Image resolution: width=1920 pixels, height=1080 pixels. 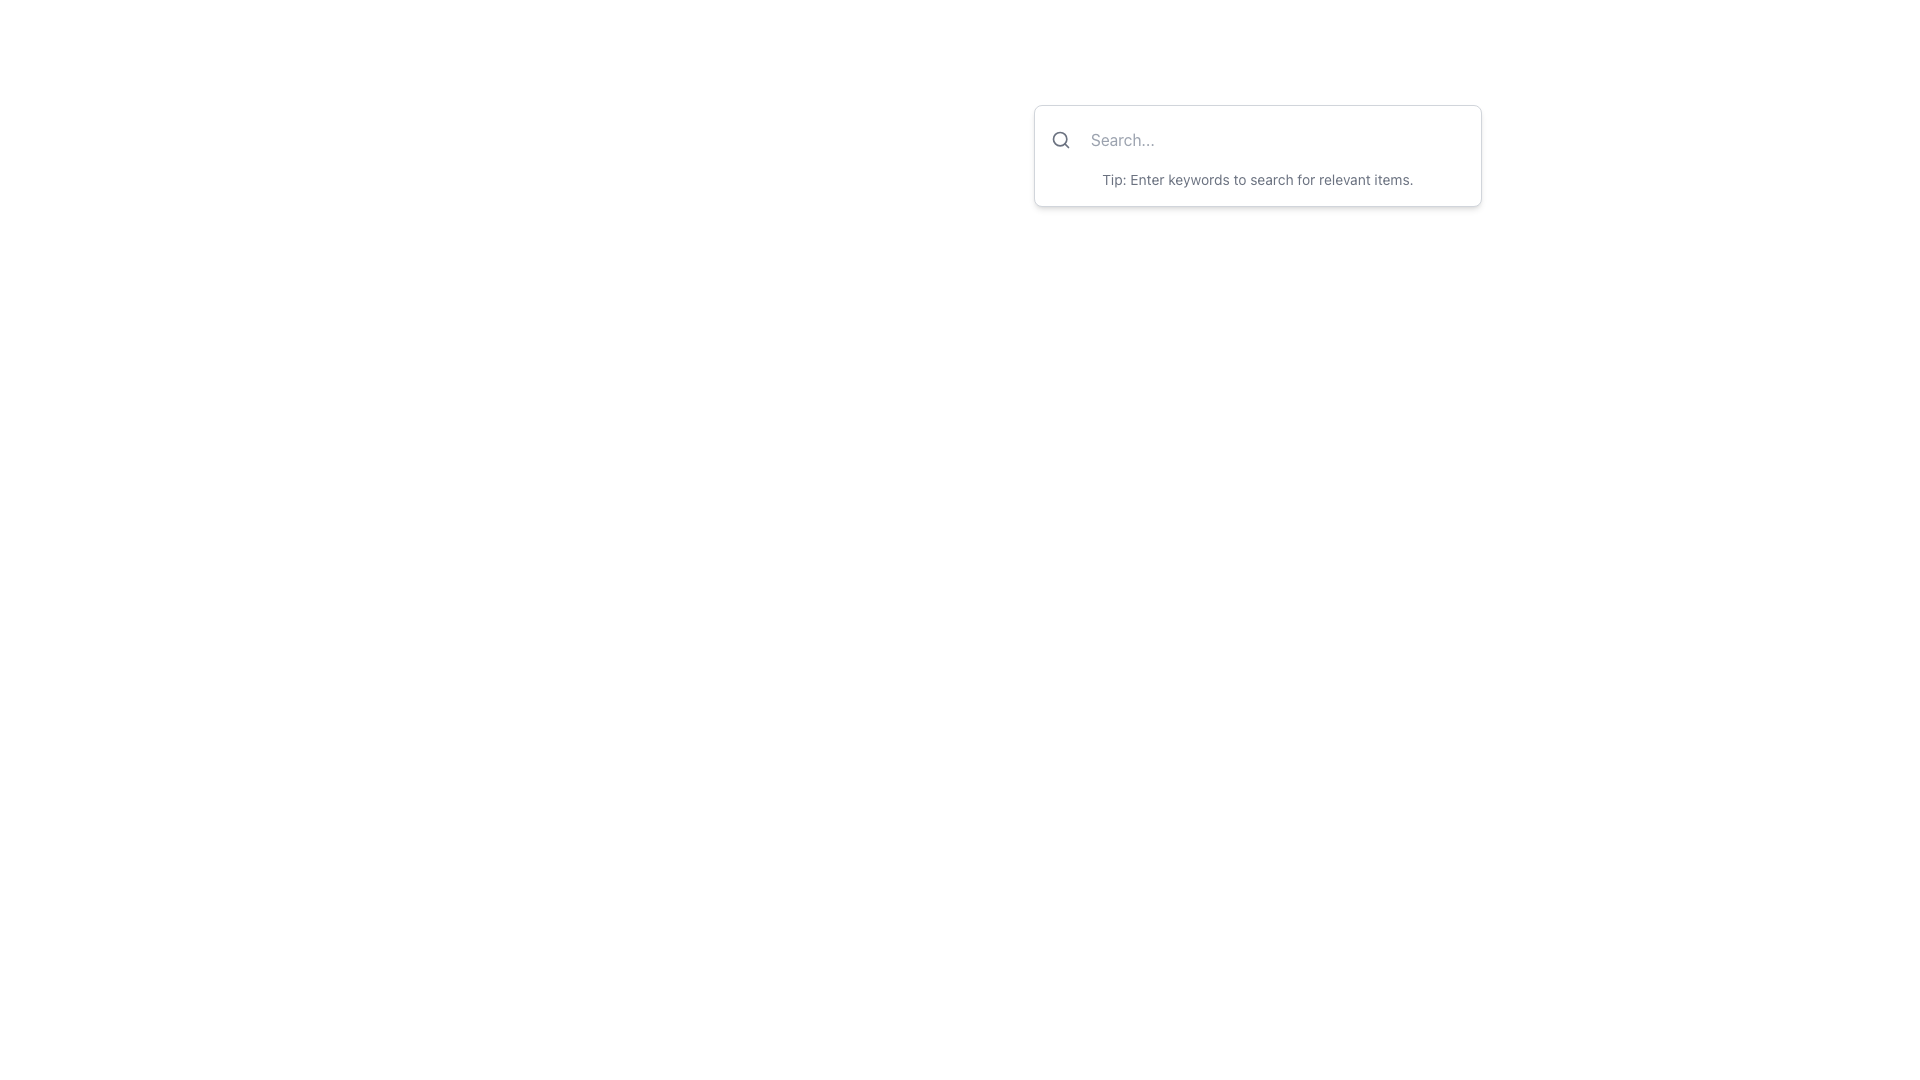 What do you see at coordinates (1059, 138) in the screenshot?
I see `the circular component of the search icon located to the left of the text area in the search bar interface` at bounding box center [1059, 138].